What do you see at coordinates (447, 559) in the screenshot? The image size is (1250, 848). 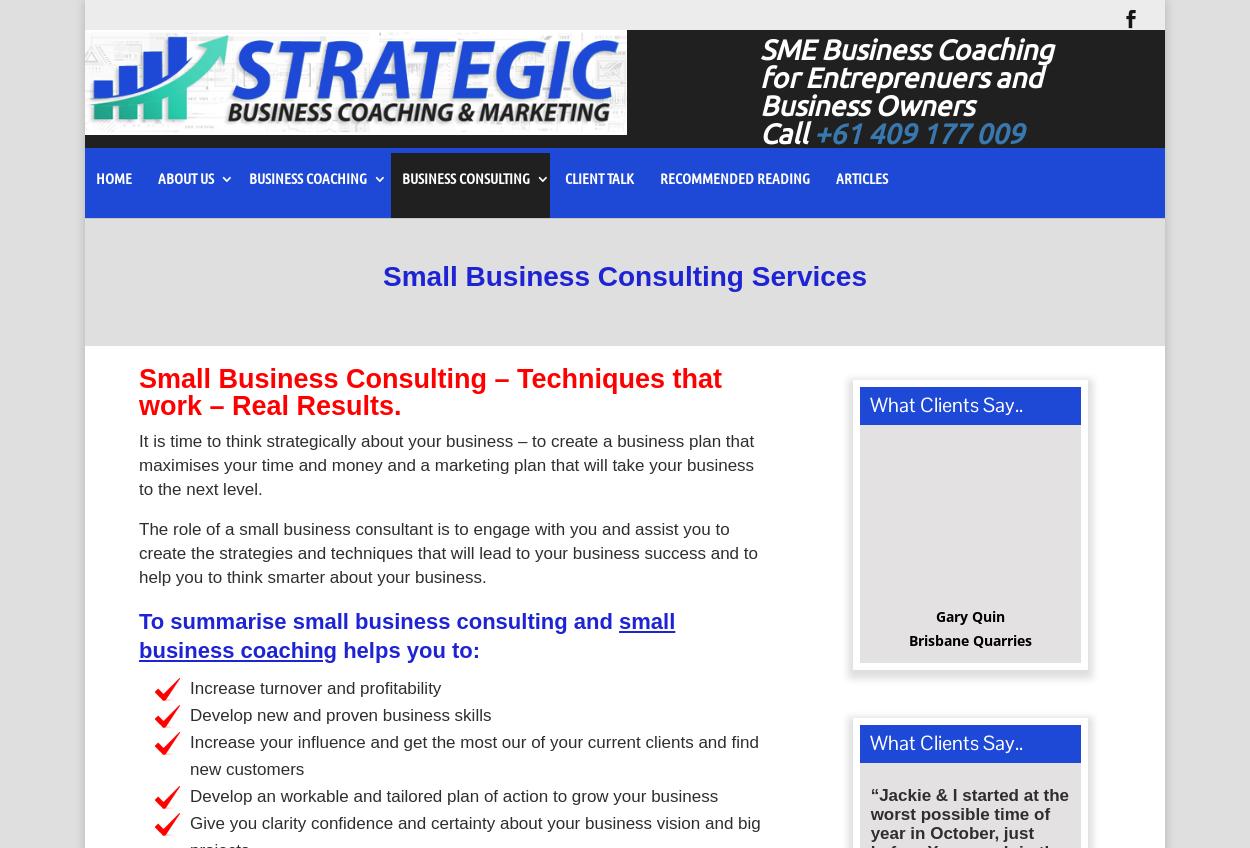 I see `'The role of a small business consultant is to engage with you and assist you to create the strategies and techniques that will lead to your business success and to help you to think smarter about your business.'` at bounding box center [447, 559].